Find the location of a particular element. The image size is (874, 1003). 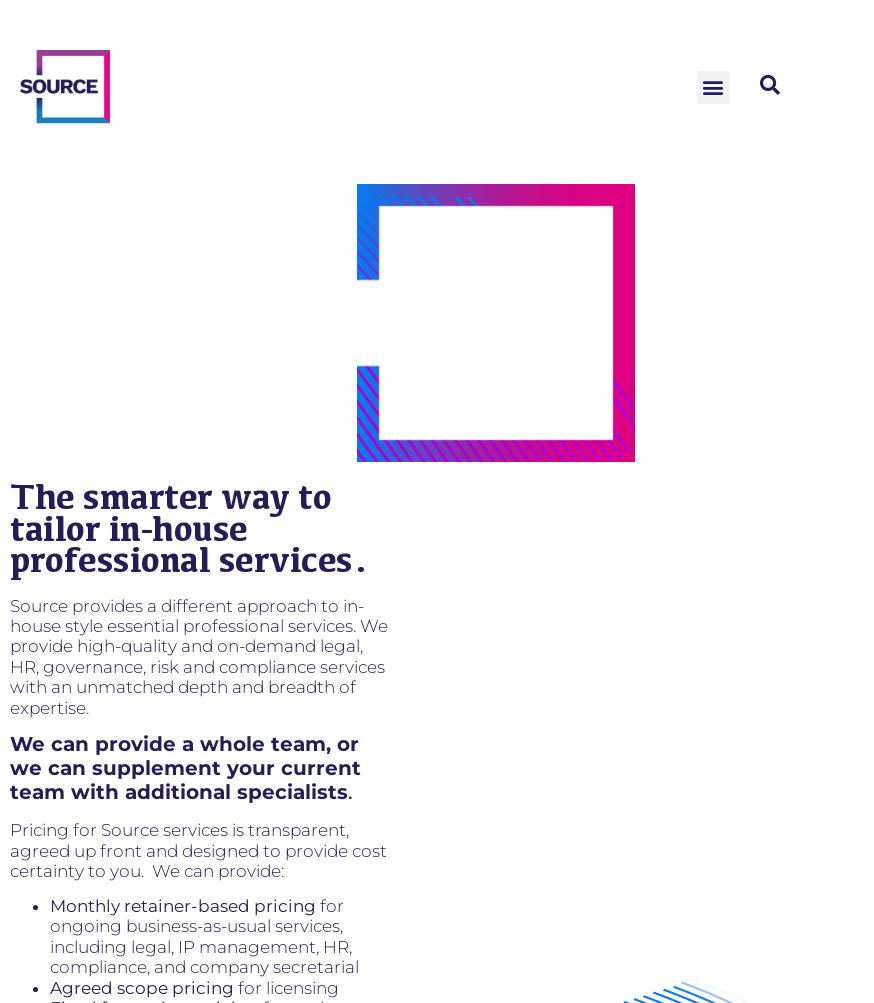

'Source provides a different approach to in-house style essential professional services. We provide high-quality and on-demand legal, HR, governance, risk and compliance services with an unmatched depth and breadth of expertise.' is located at coordinates (198, 655).